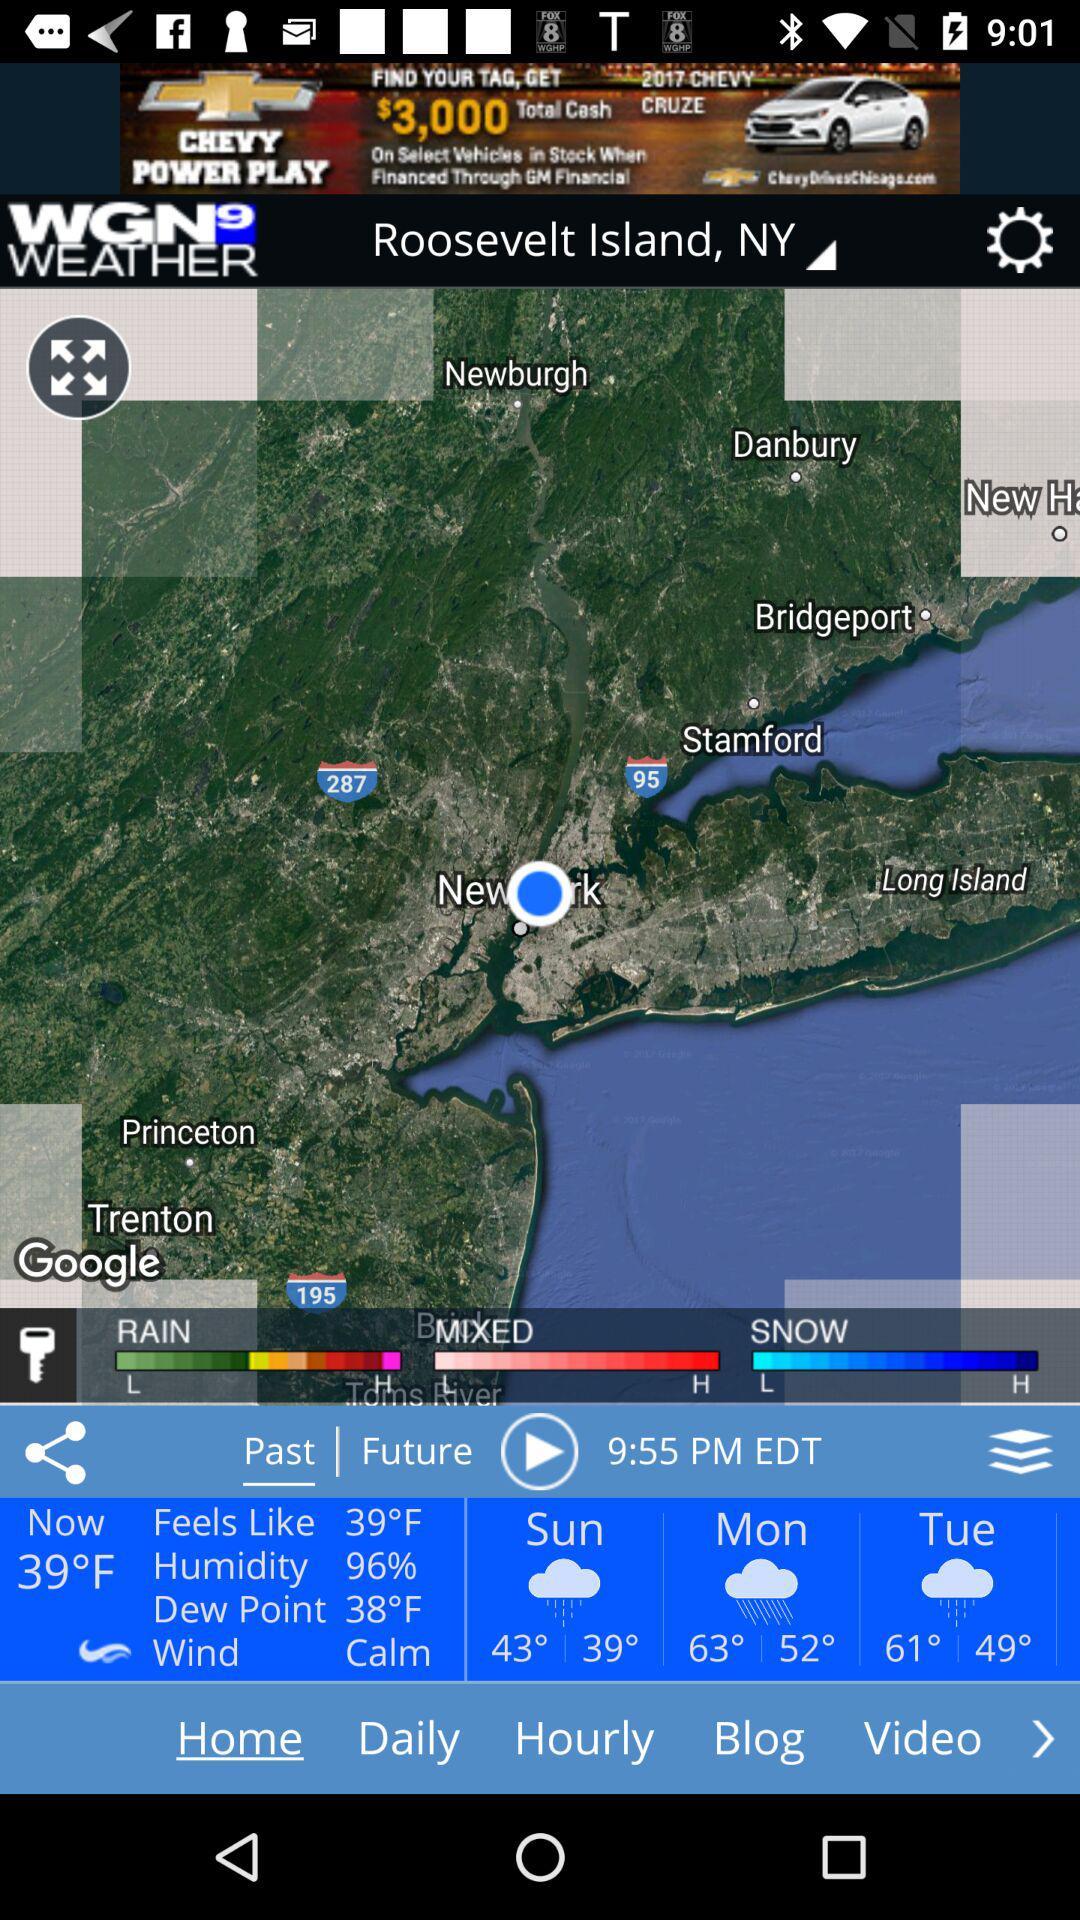 This screenshot has width=1080, height=1920. What do you see at coordinates (1020, 1451) in the screenshot?
I see `the layers icon` at bounding box center [1020, 1451].